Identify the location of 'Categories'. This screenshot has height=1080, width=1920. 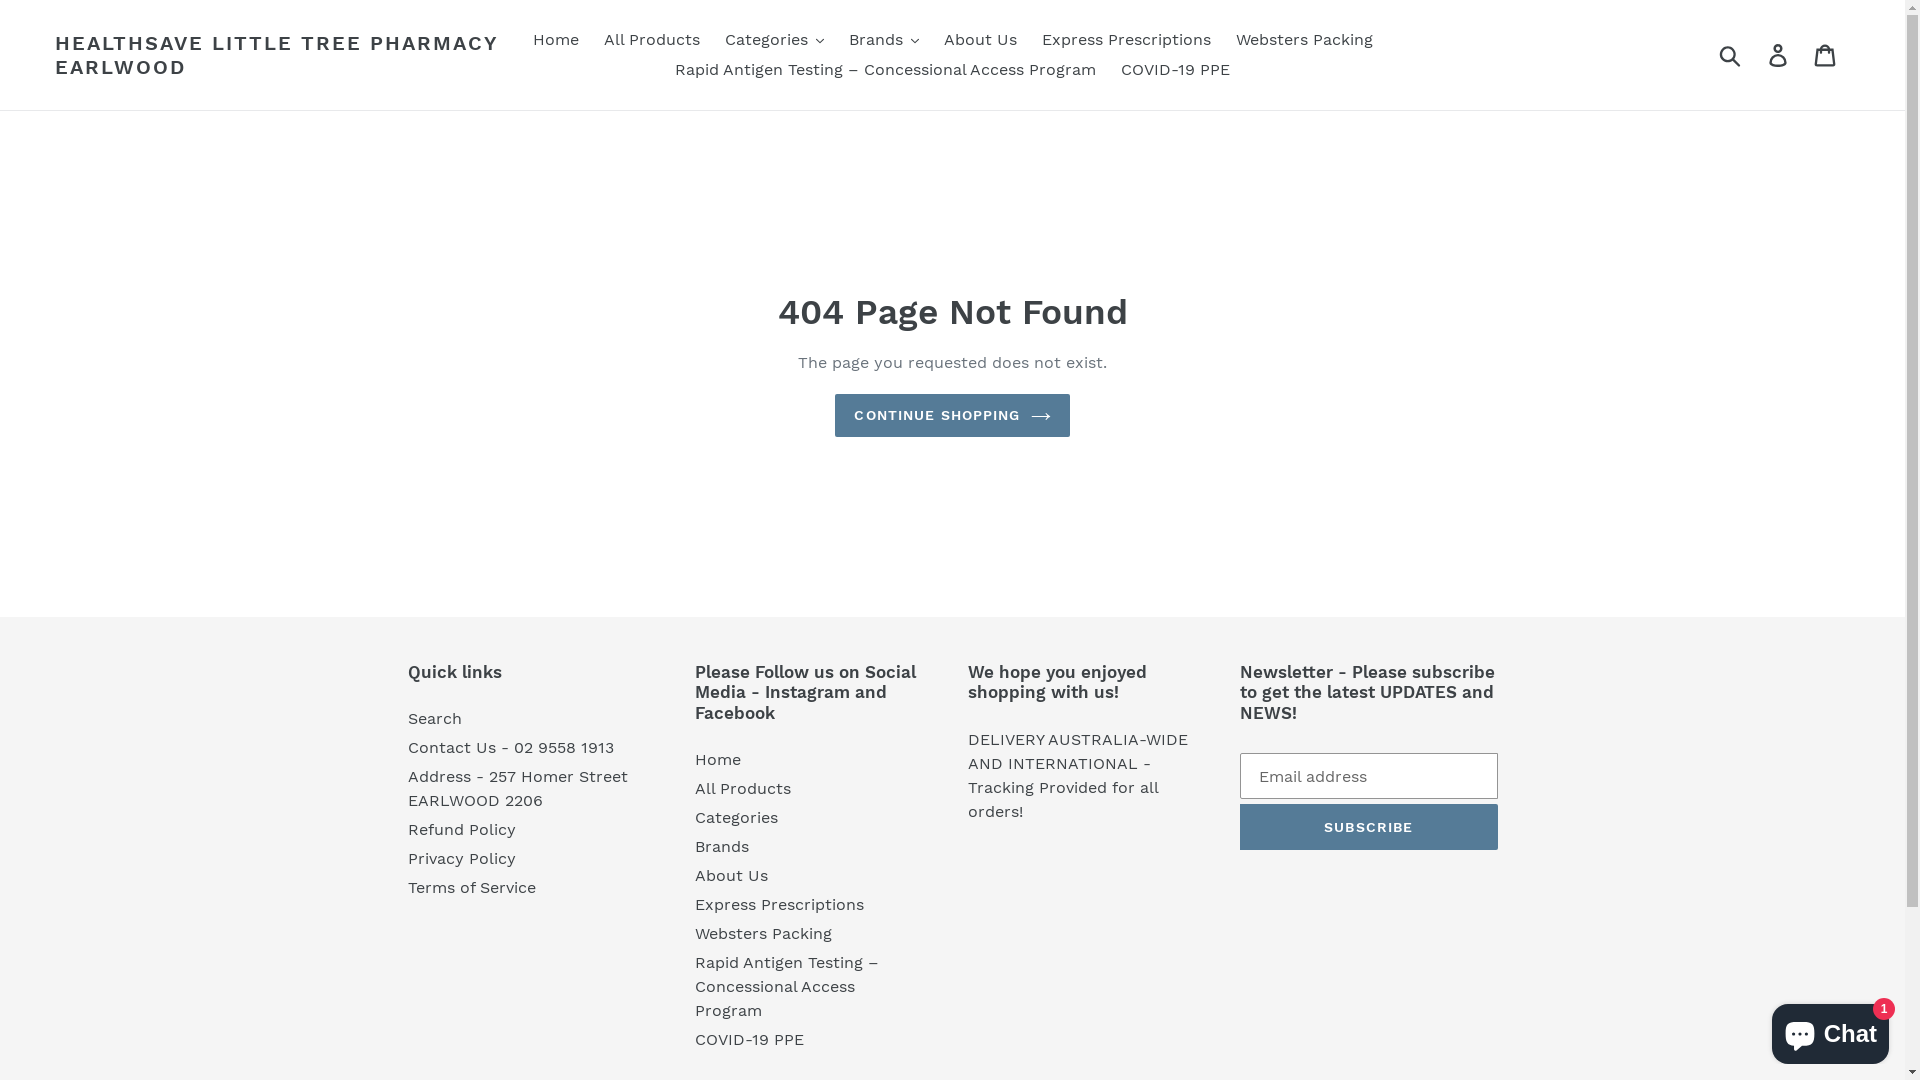
(735, 817).